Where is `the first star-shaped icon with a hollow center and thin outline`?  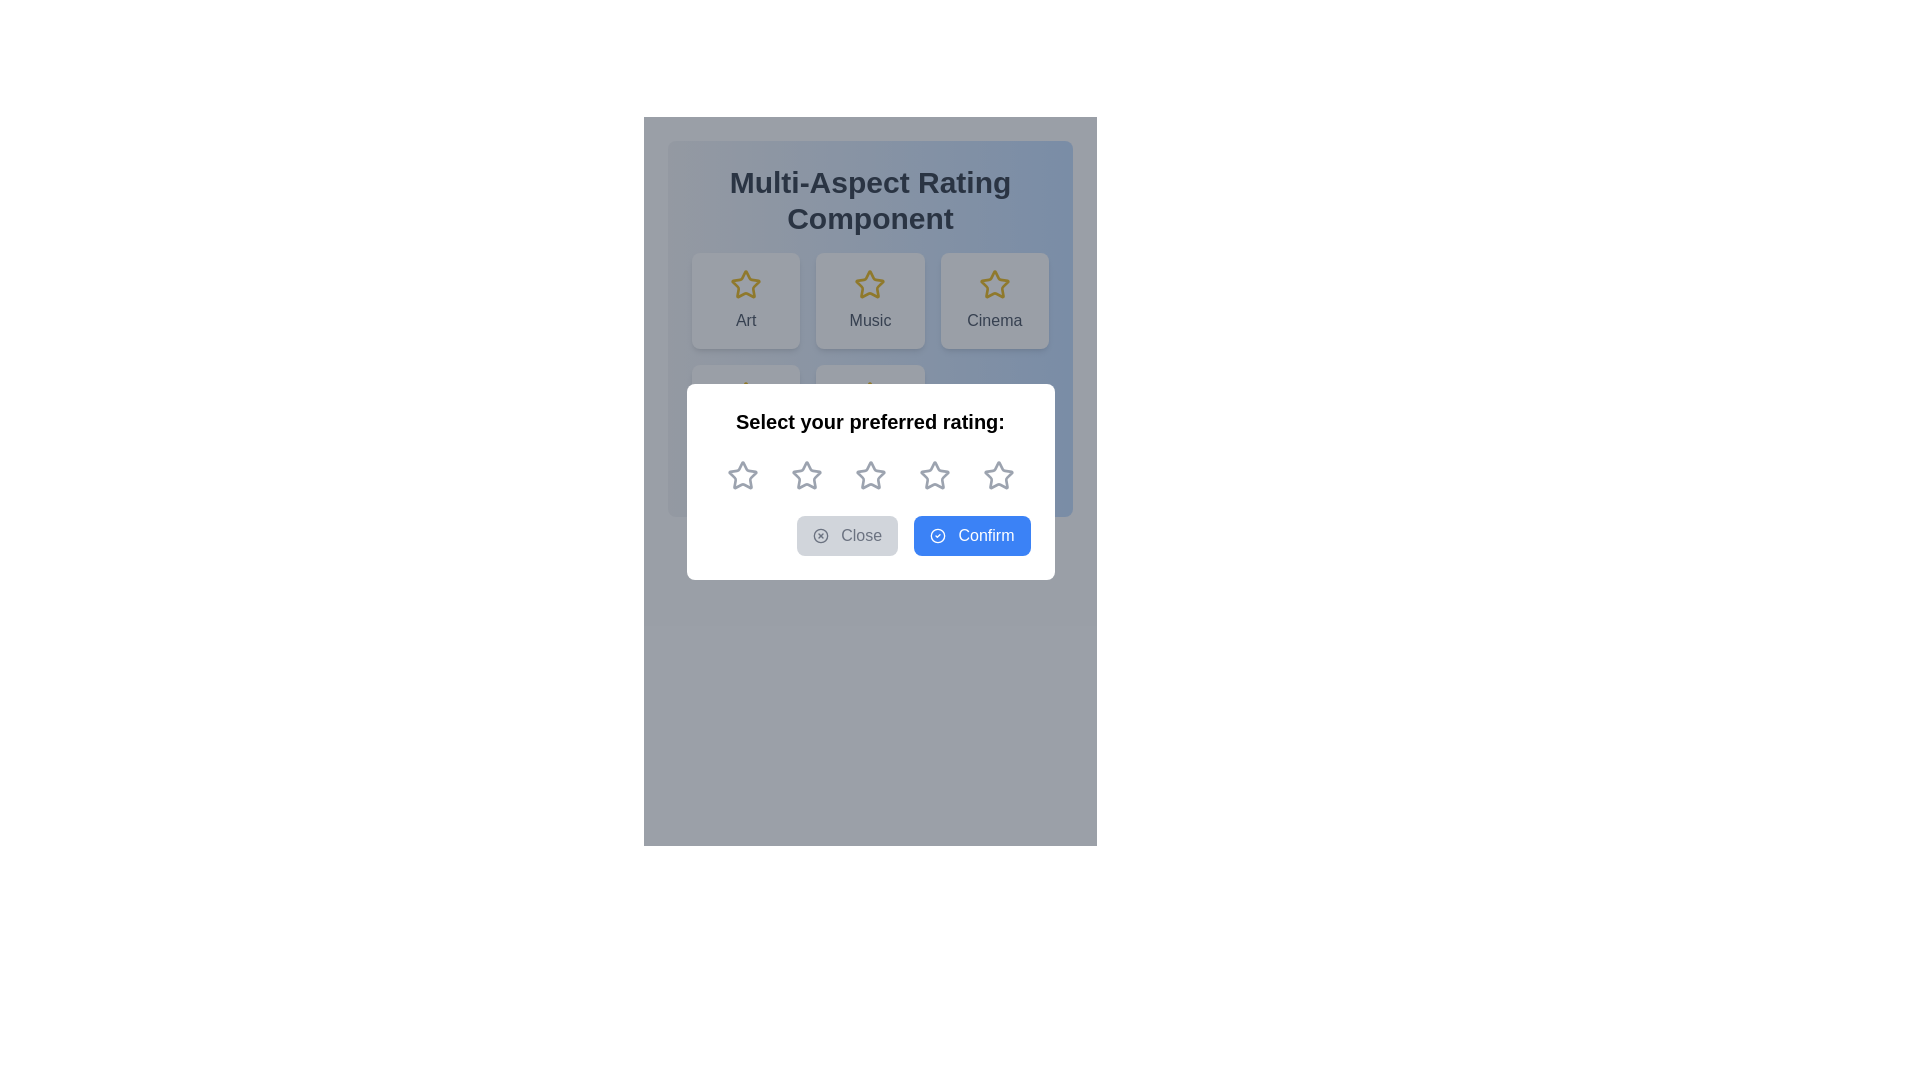 the first star-shaped icon with a hollow center and thin outline is located at coordinates (806, 474).